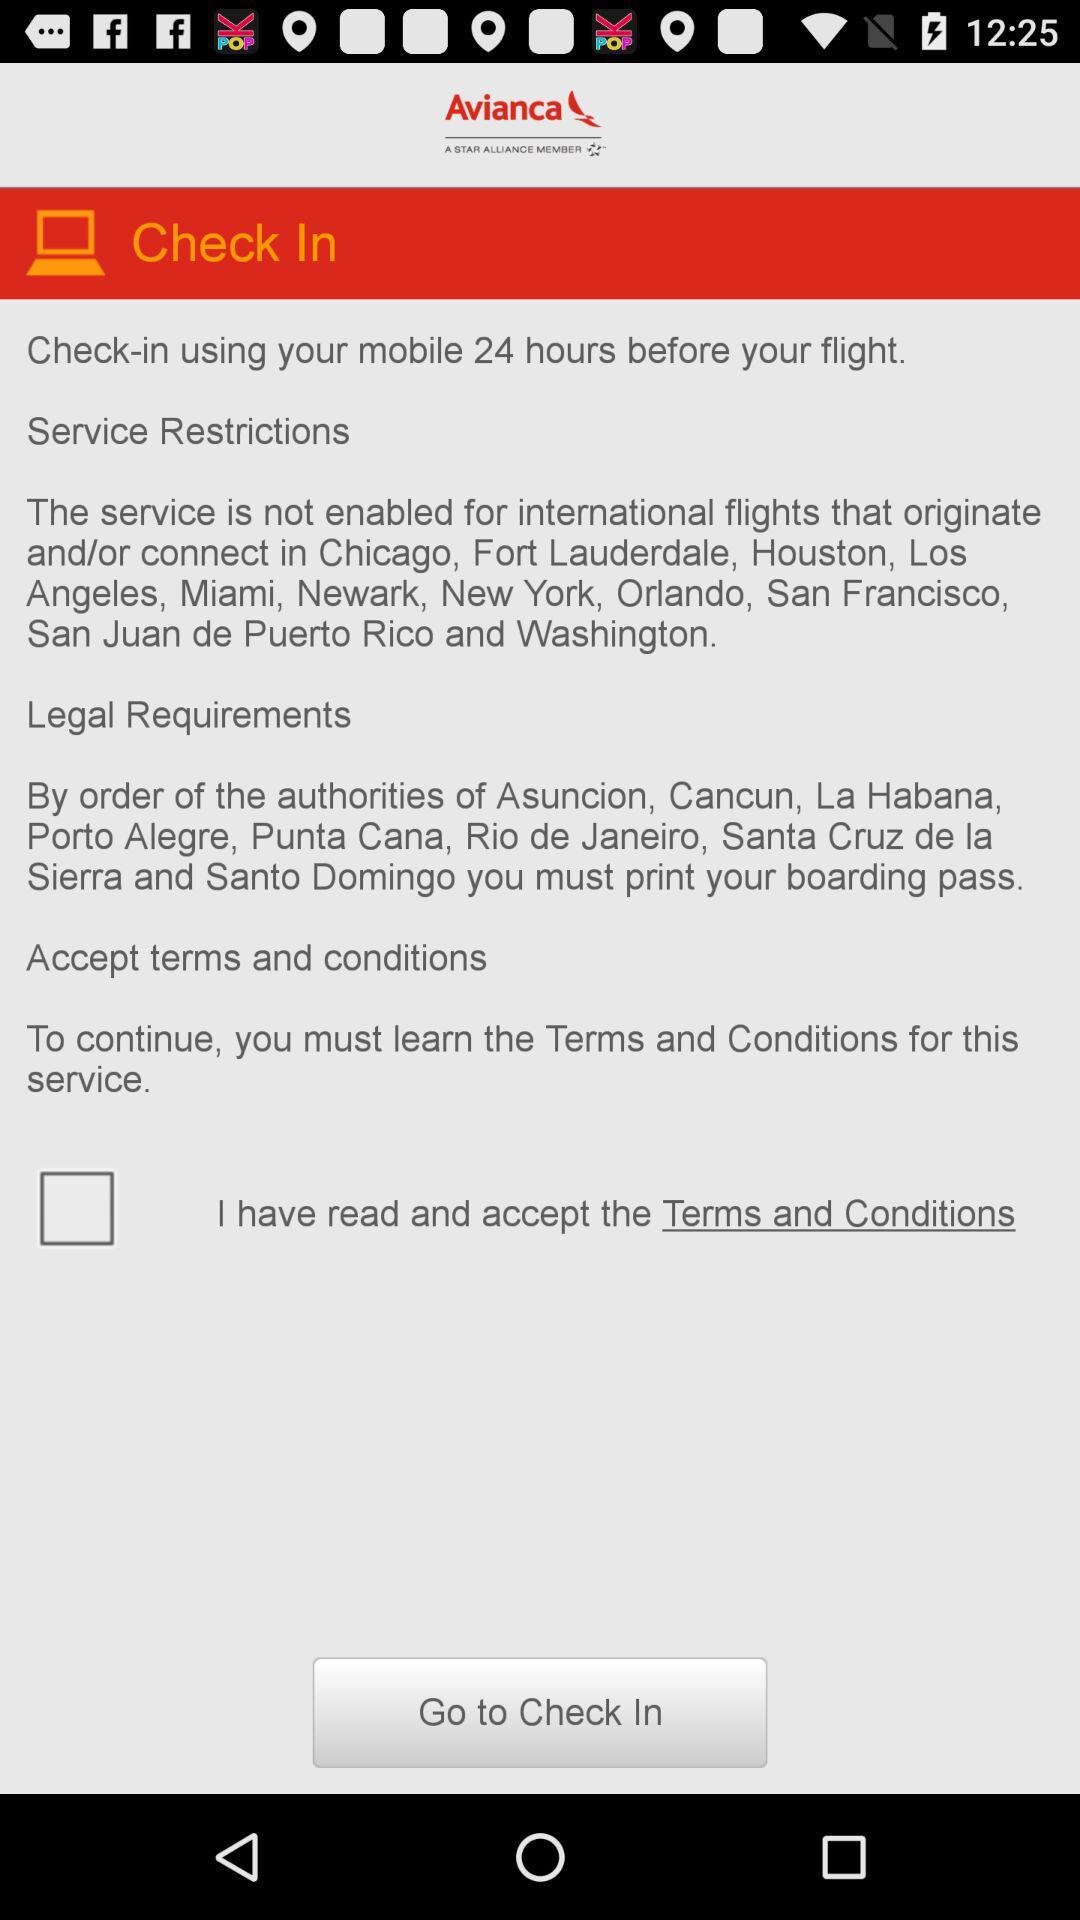 The width and height of the screenshot is (1080, 1920). Describe the element at coordinates (634, 1209) in the screenshot. I see `i have read` at that location.